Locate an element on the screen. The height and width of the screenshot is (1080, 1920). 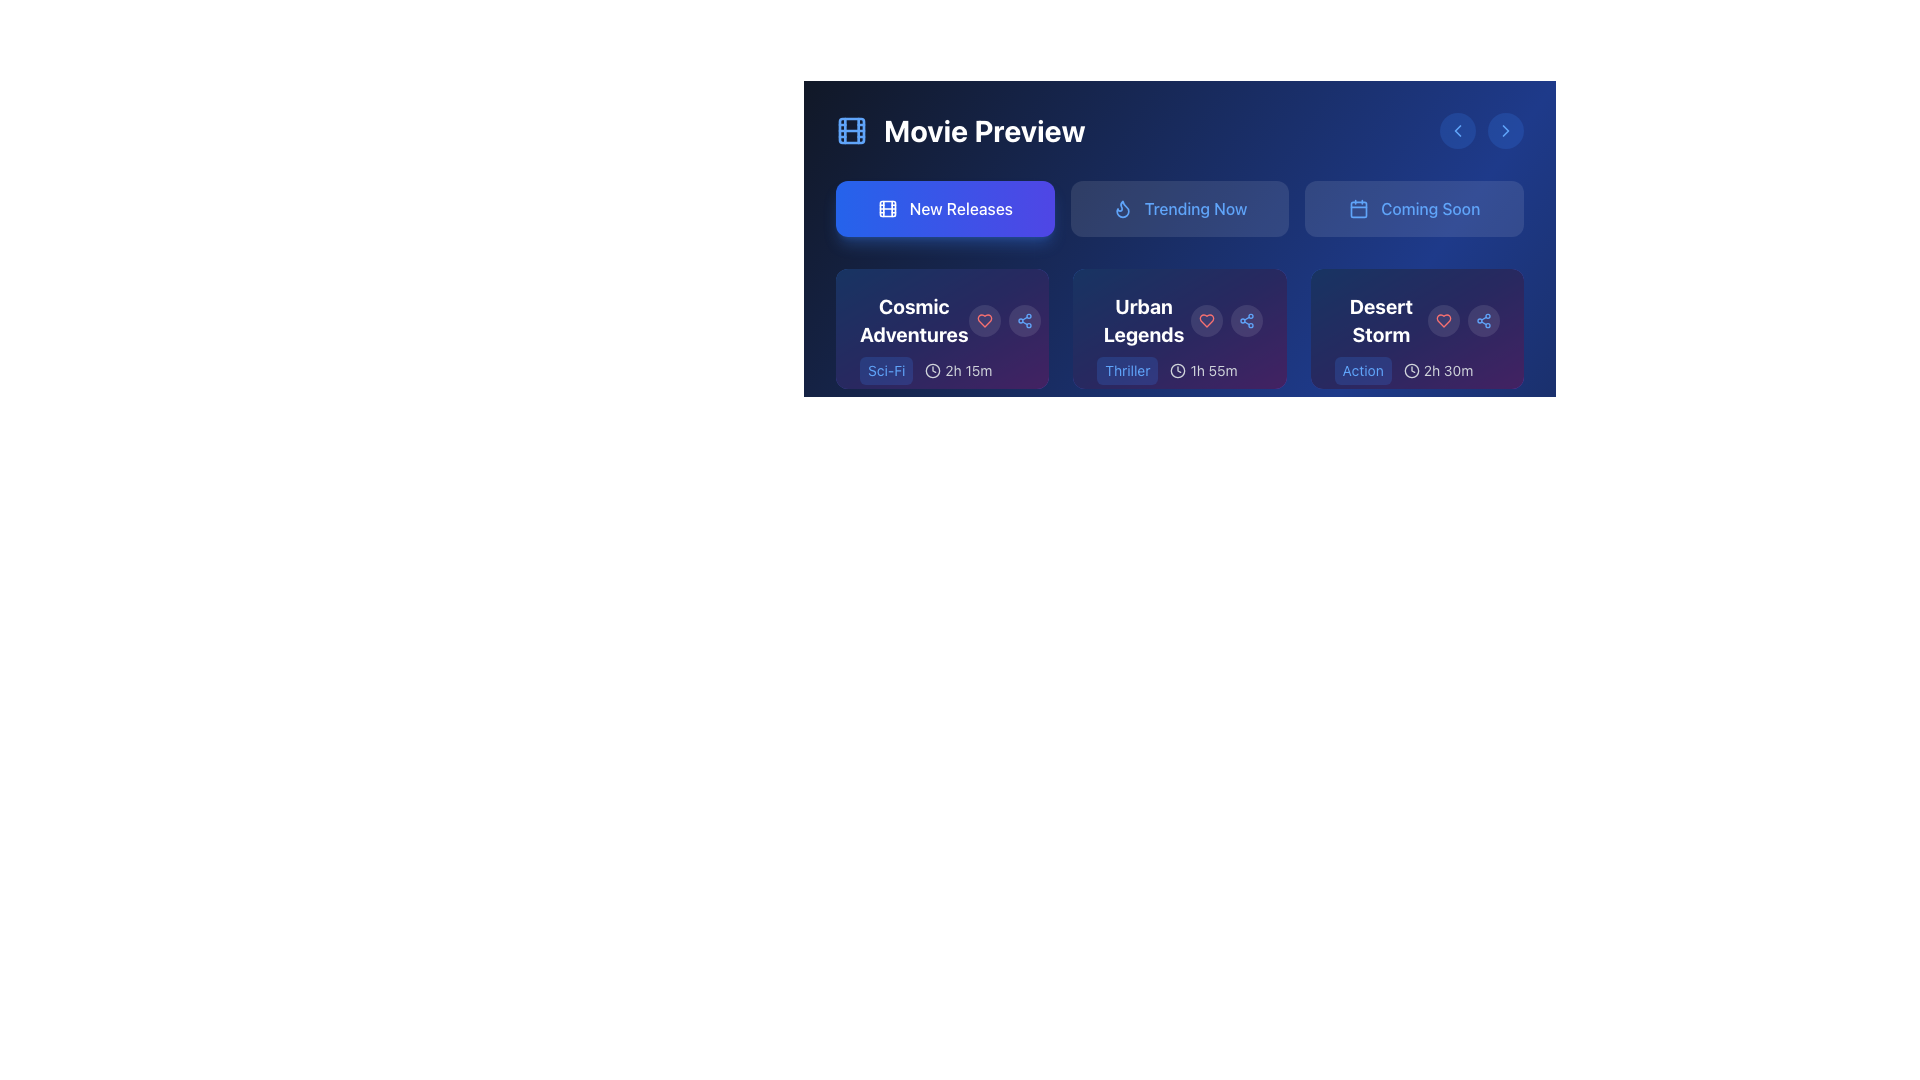
the small, rounded clock icon located in the 'Urban Legends' section under the 'Thriller' tag, which is positioned to the left of the text '1h 55m' is located at coordinates (1178, 370).